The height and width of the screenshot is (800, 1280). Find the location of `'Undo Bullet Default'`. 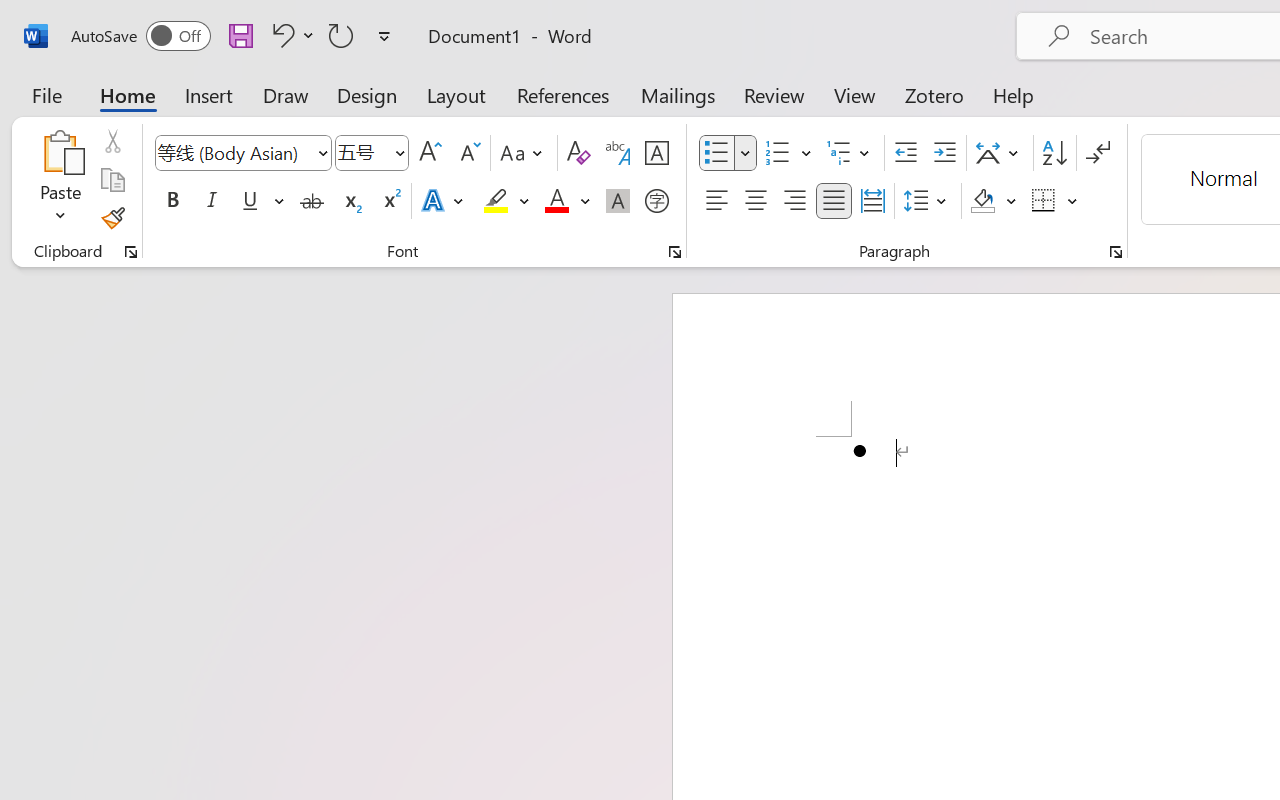

'Undo Bullet Default' is located at coordinates (289, 34).